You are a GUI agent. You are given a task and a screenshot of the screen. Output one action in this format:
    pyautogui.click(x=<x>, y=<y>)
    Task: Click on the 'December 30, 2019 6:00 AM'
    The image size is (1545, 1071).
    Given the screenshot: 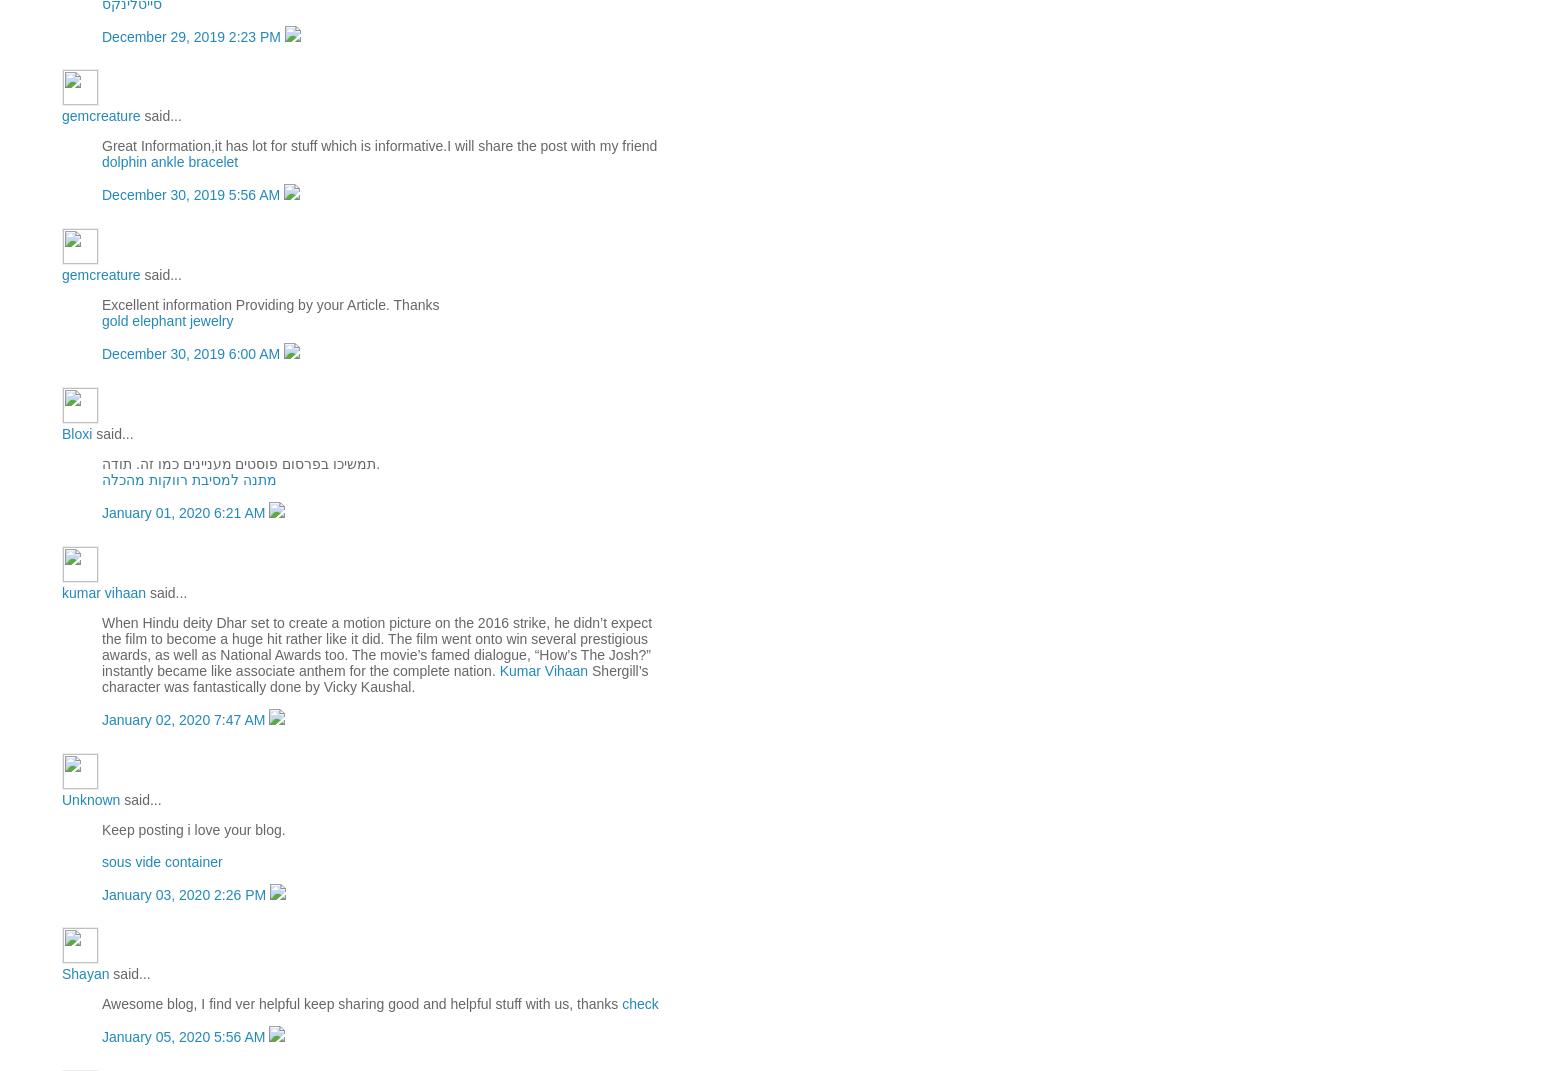 What is the action you would take?
    pyautogui.click(x=192, y=352)
    